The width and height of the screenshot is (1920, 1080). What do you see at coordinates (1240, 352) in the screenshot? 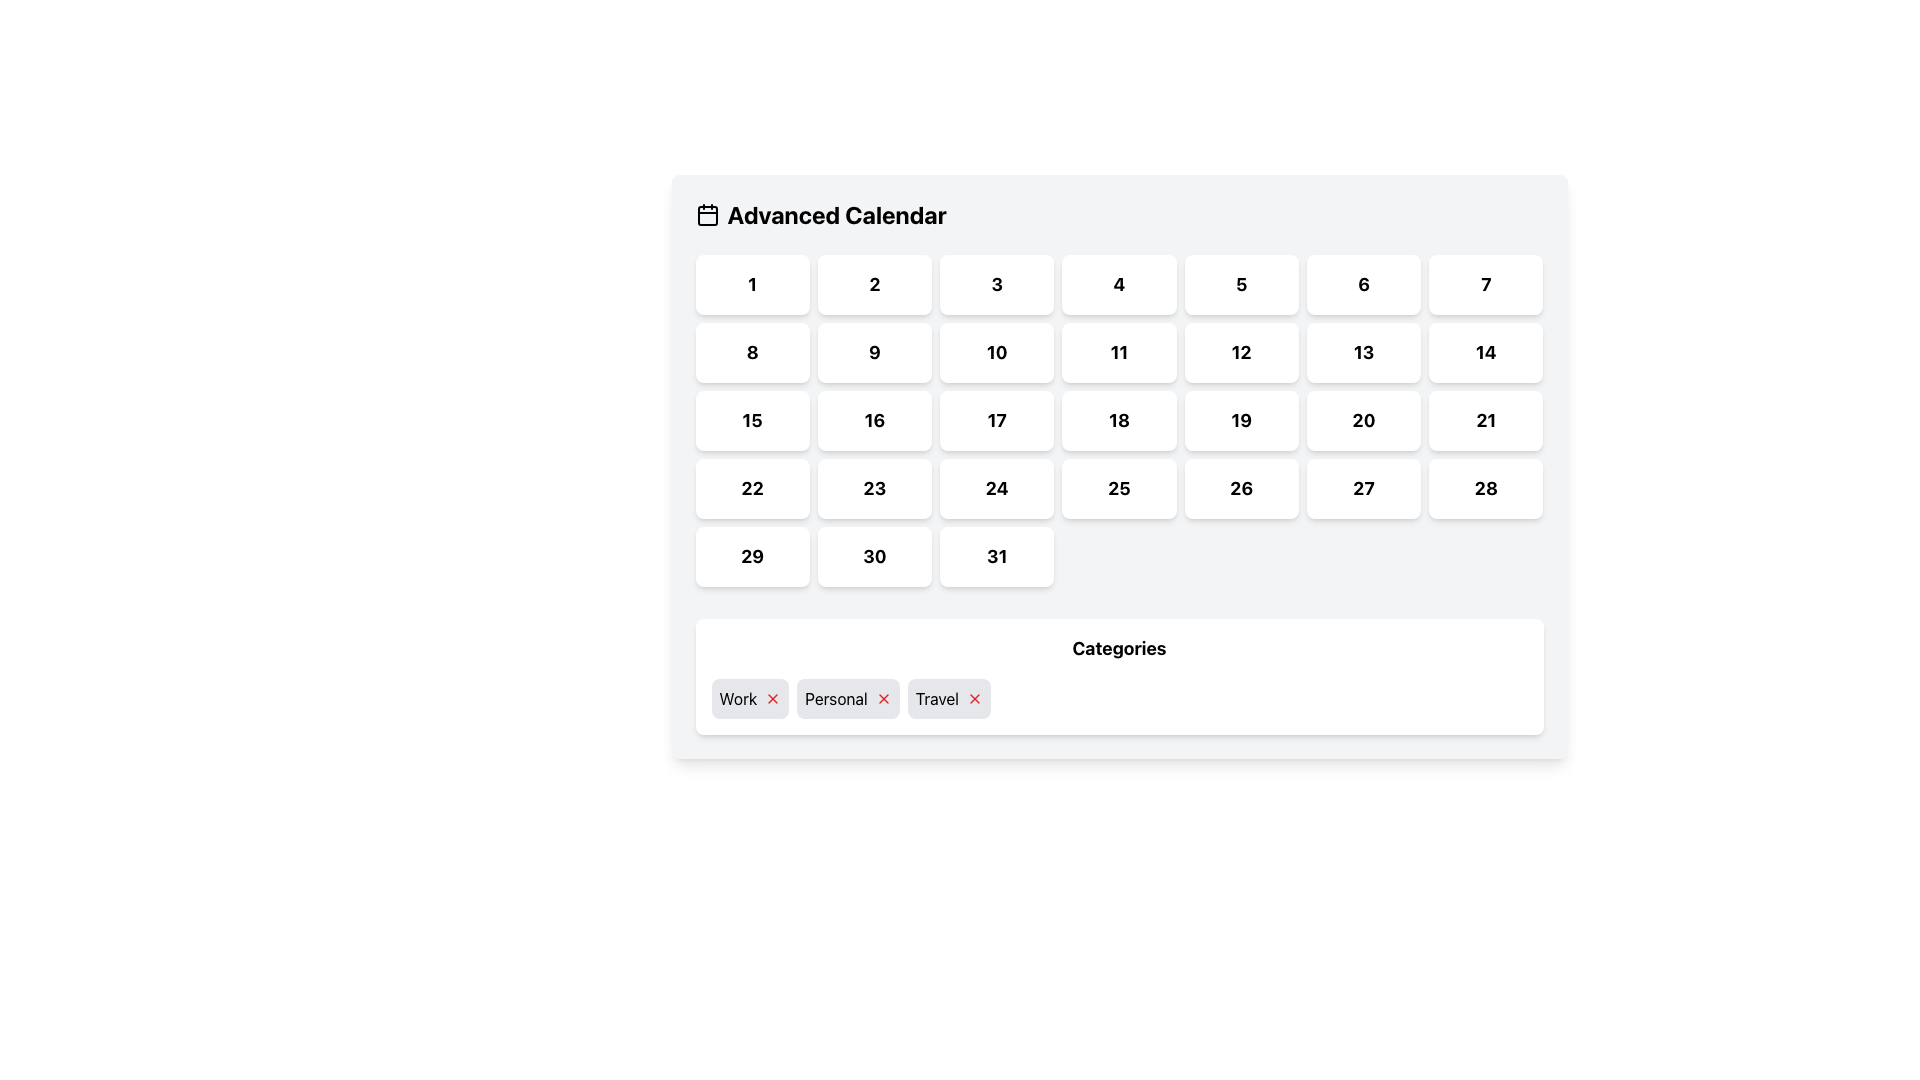
I see `the button labeled '12'` at bounding box center [1240, 352].